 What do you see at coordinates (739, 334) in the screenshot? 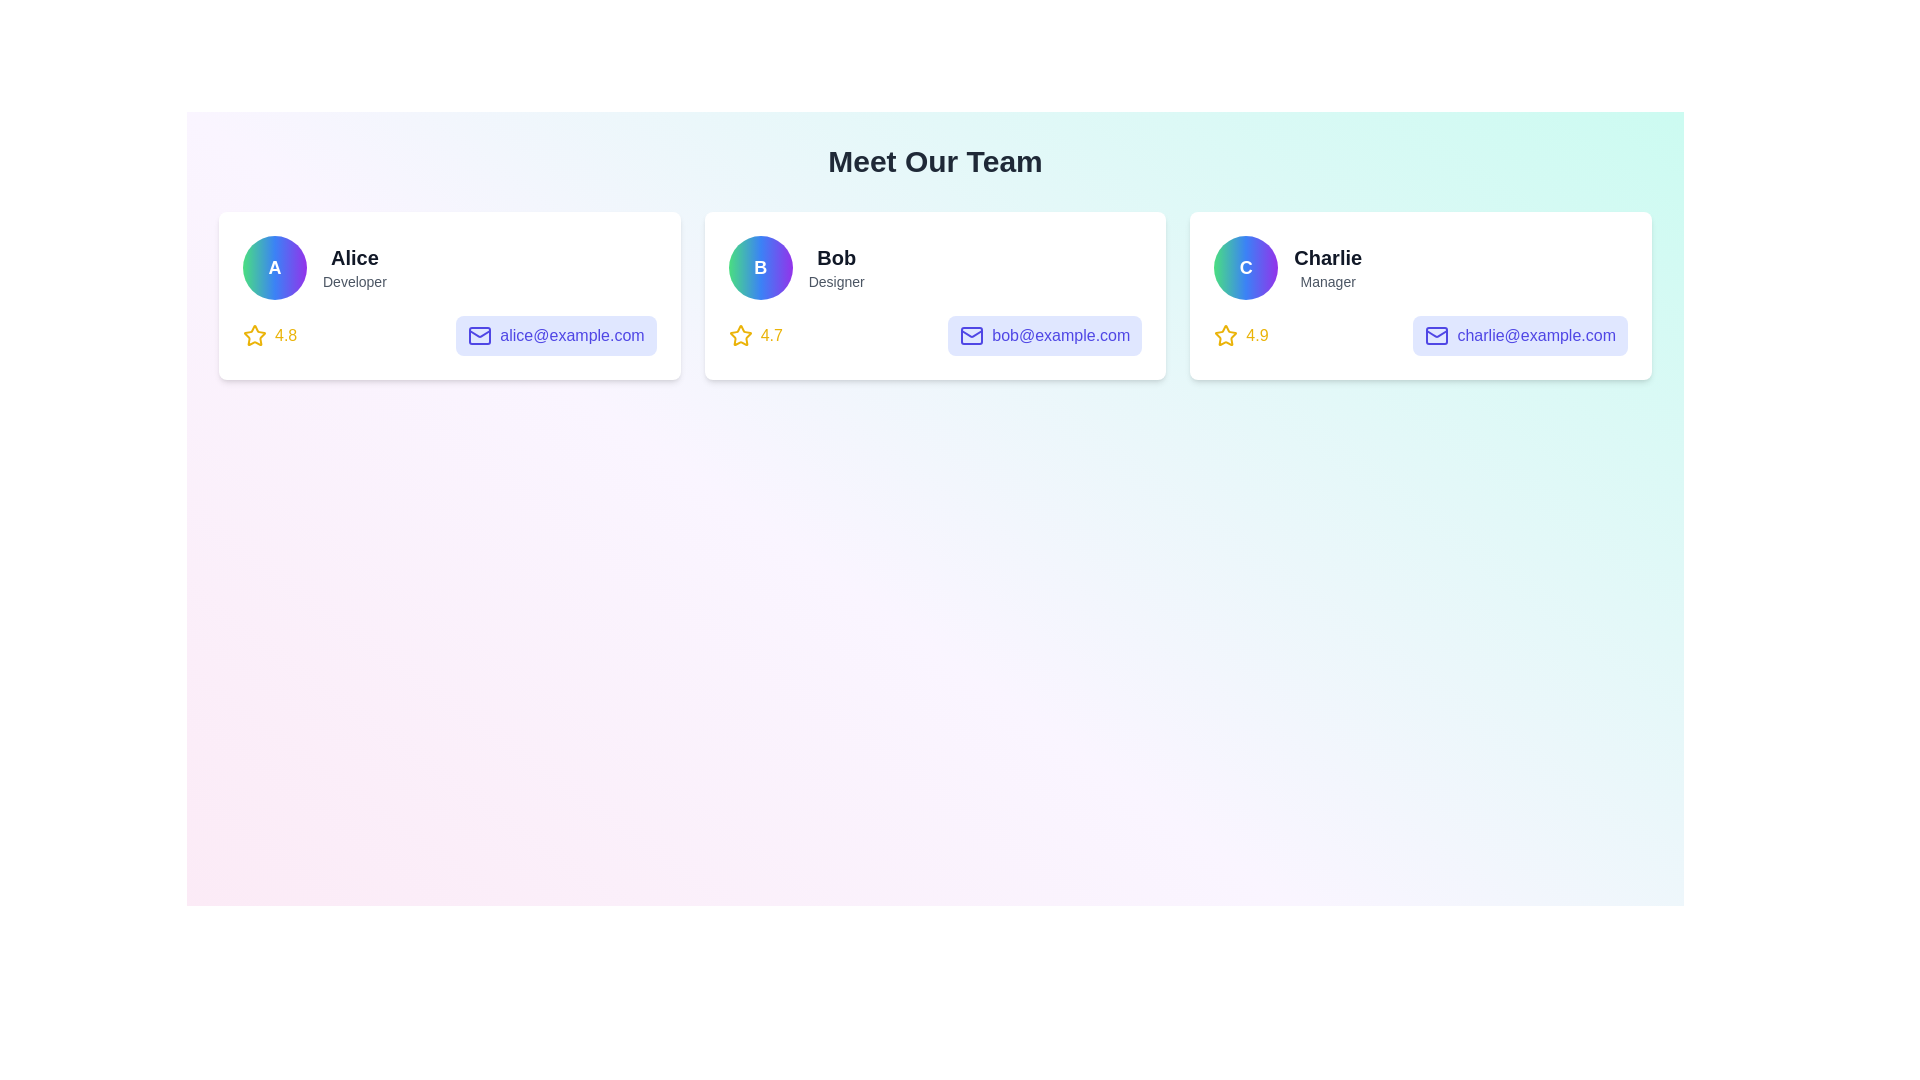
I see `the yellow, hollow, star-shaped decorative icon next to the numerical rating of '4.7' for 'Bob' in the second card from the left` at bounding box center [739, 334].